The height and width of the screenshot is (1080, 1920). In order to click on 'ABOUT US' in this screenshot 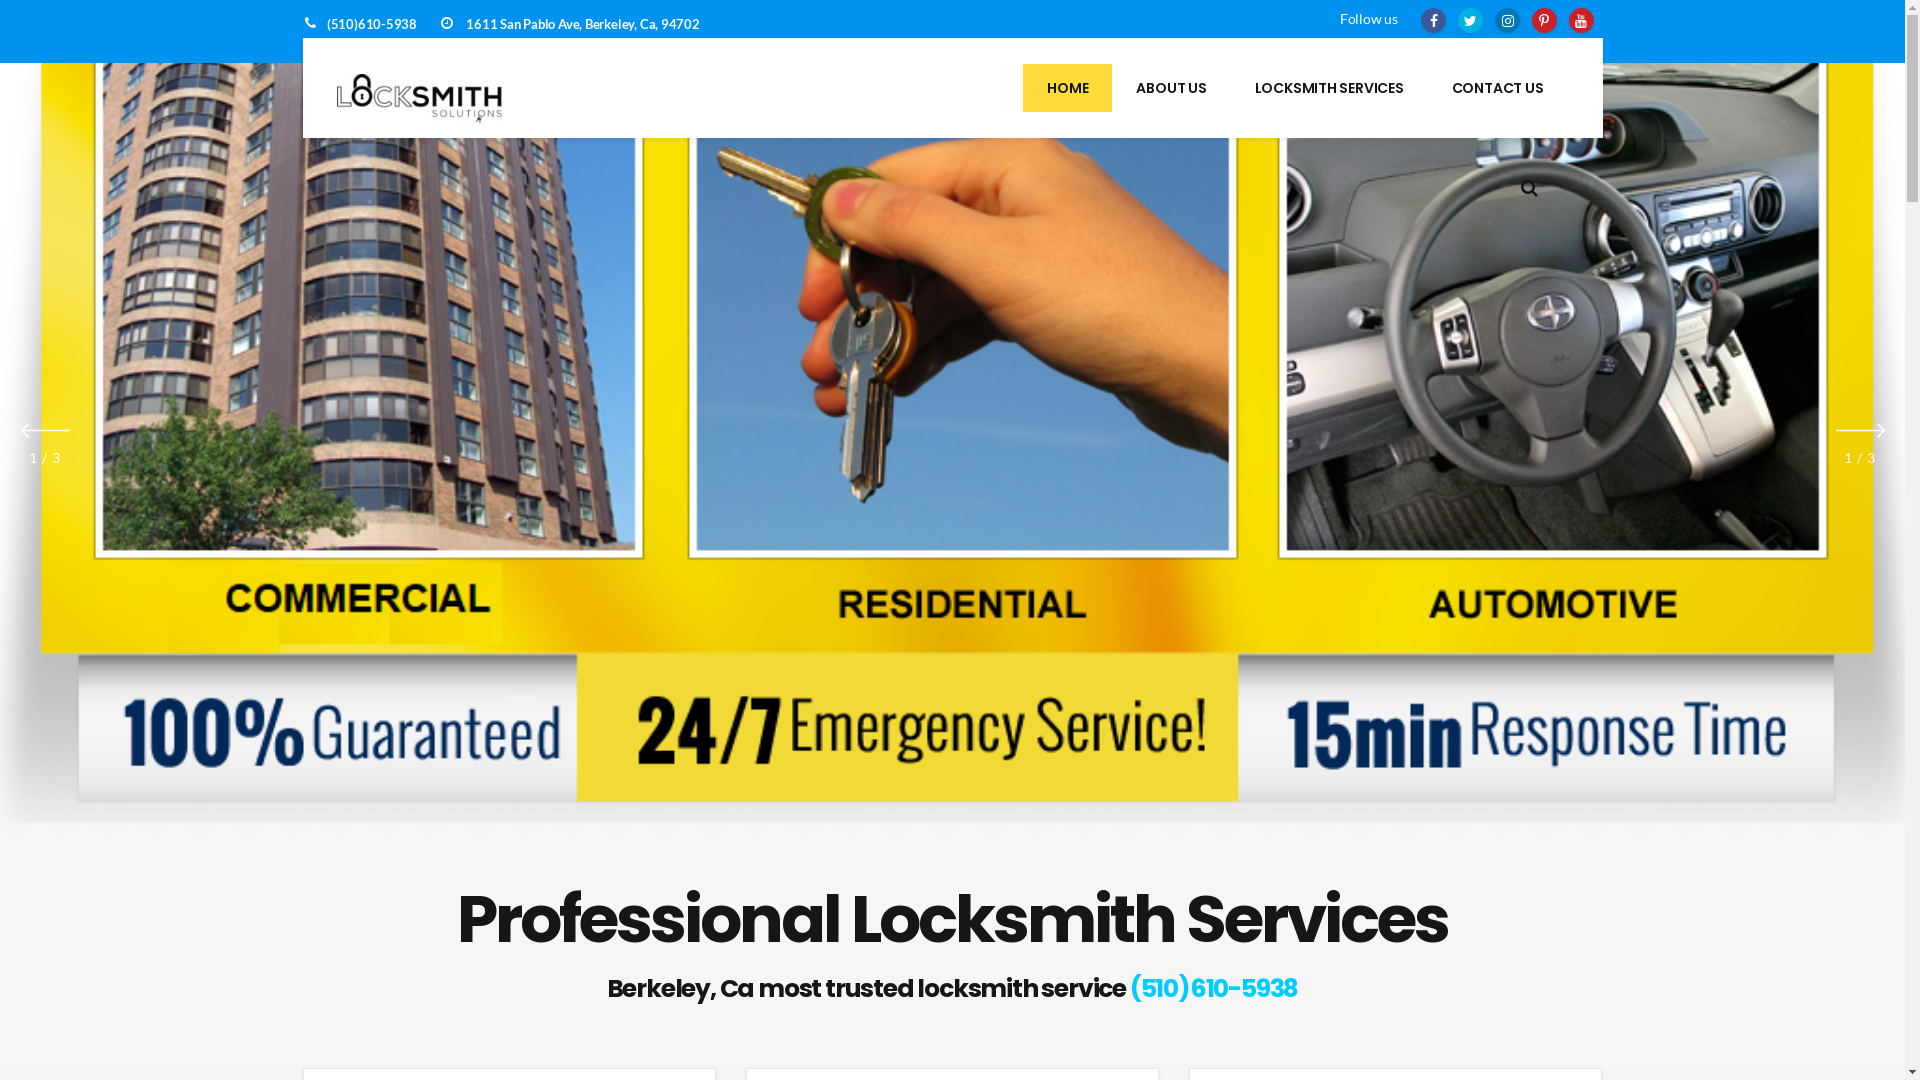, I will do `click(1171, 87)`.